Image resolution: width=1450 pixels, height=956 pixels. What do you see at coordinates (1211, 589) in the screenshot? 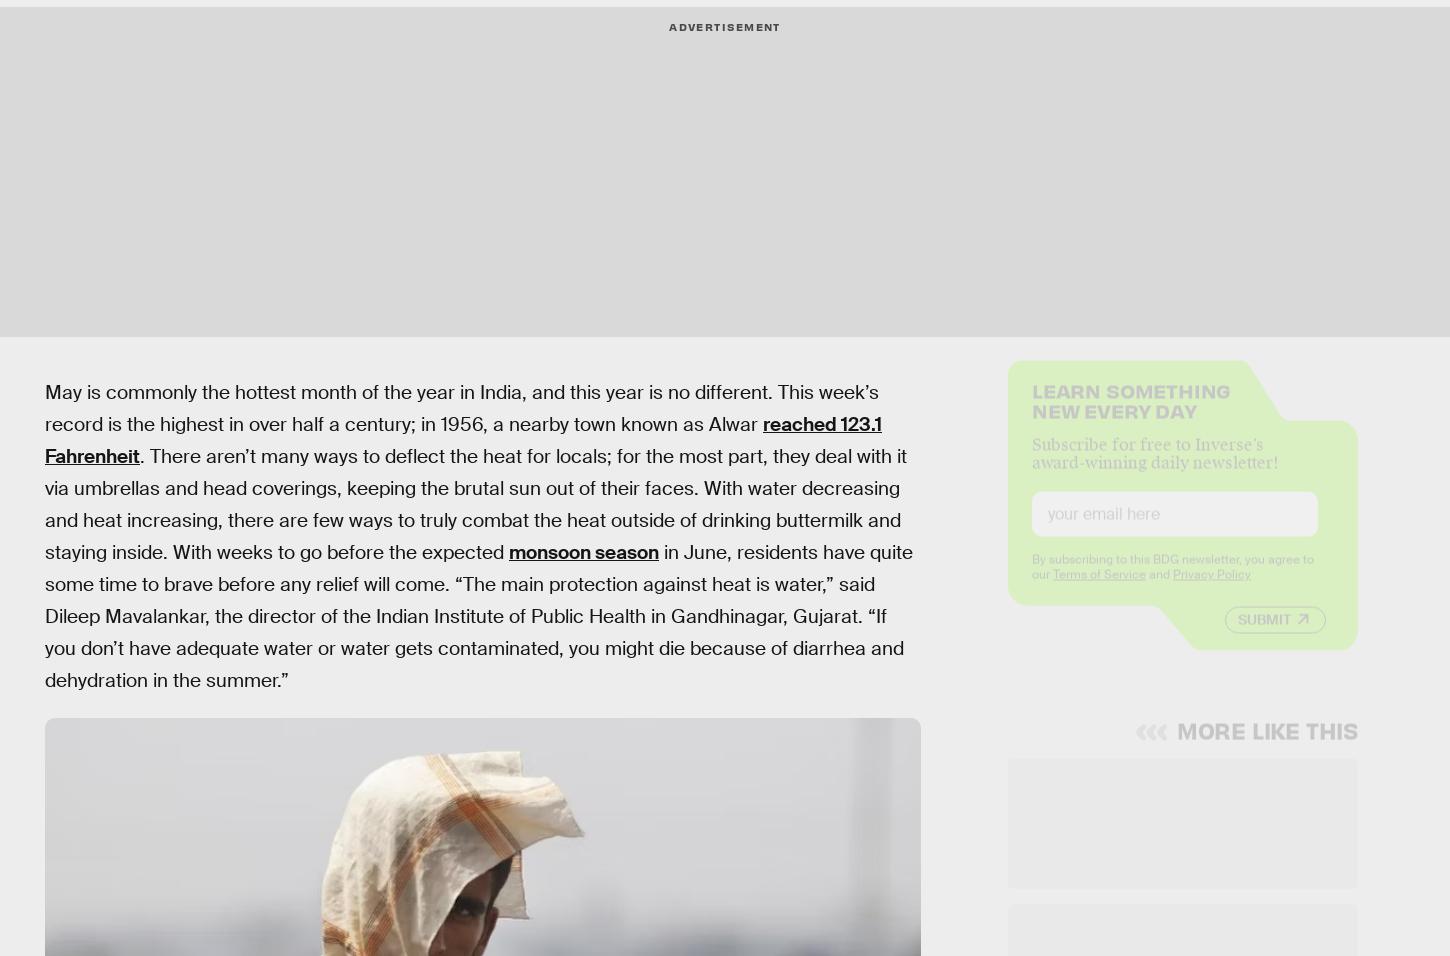
I see `'Privacy Policy'` at bounding box center [1211, 589].